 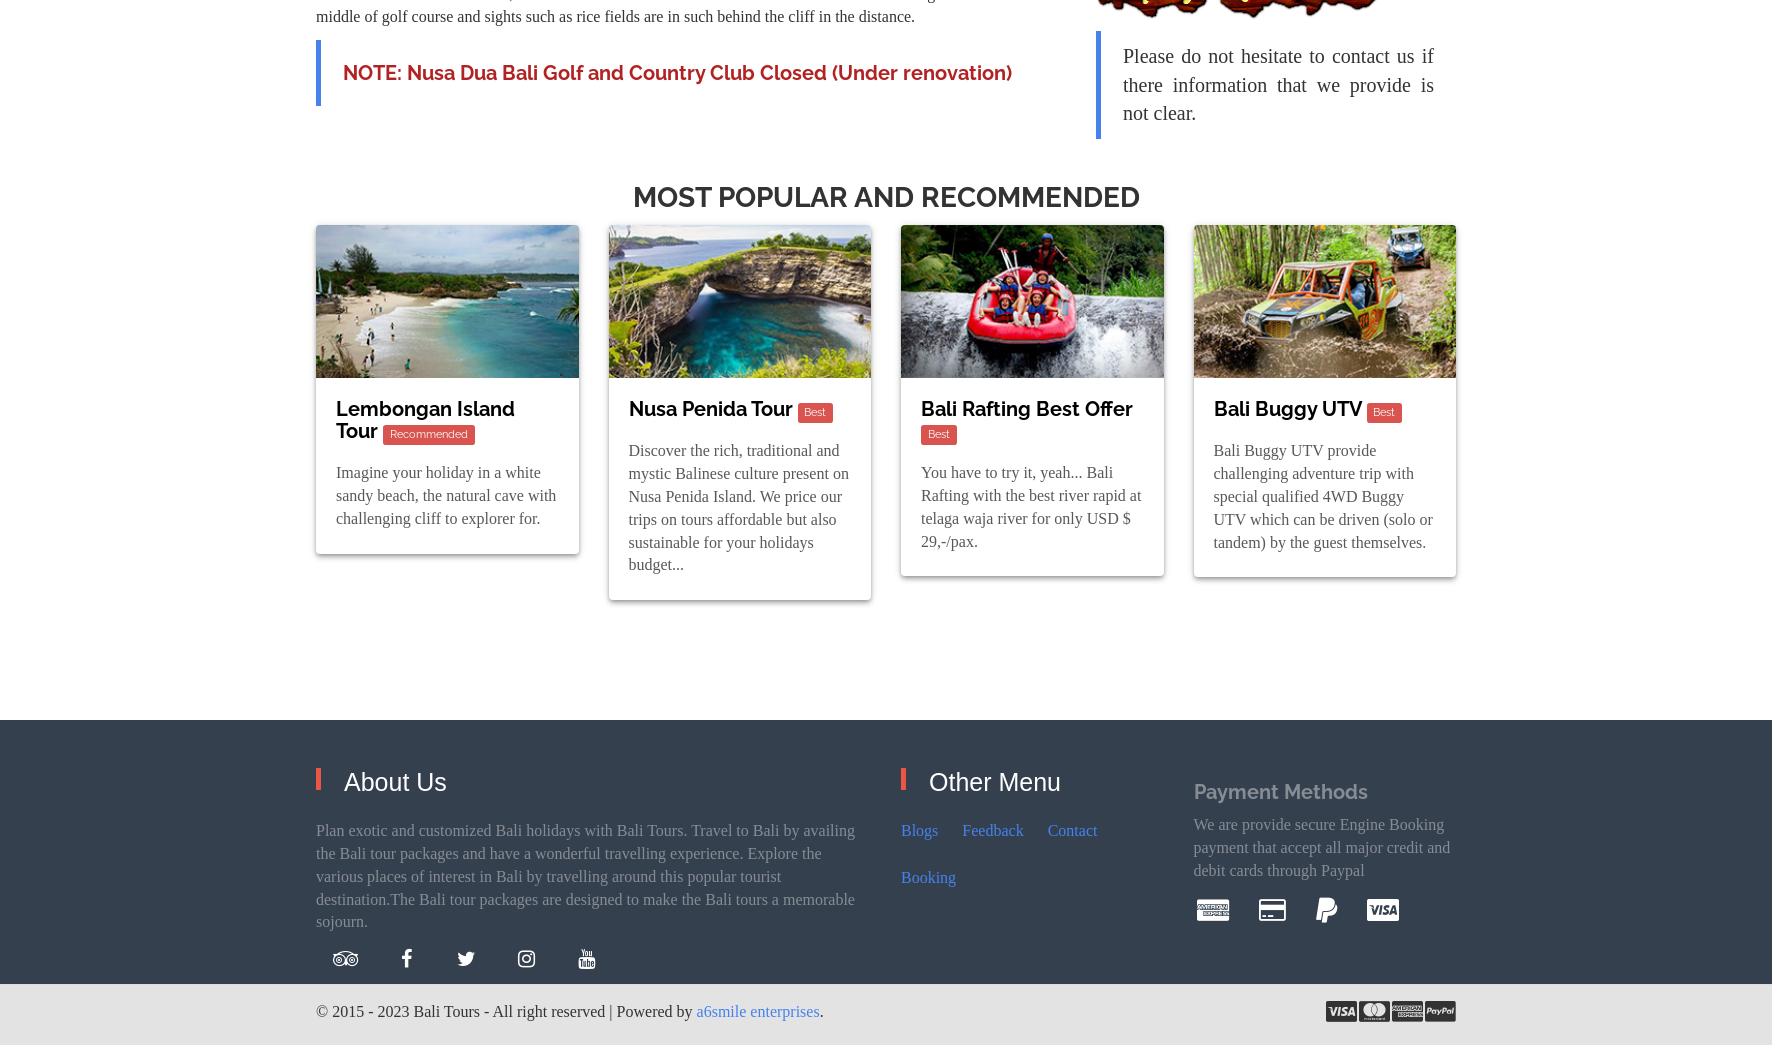 What do you see at coordinates (820, 1010) in the screenshot?
I see `'.'` at bounding box center [820, 1010].